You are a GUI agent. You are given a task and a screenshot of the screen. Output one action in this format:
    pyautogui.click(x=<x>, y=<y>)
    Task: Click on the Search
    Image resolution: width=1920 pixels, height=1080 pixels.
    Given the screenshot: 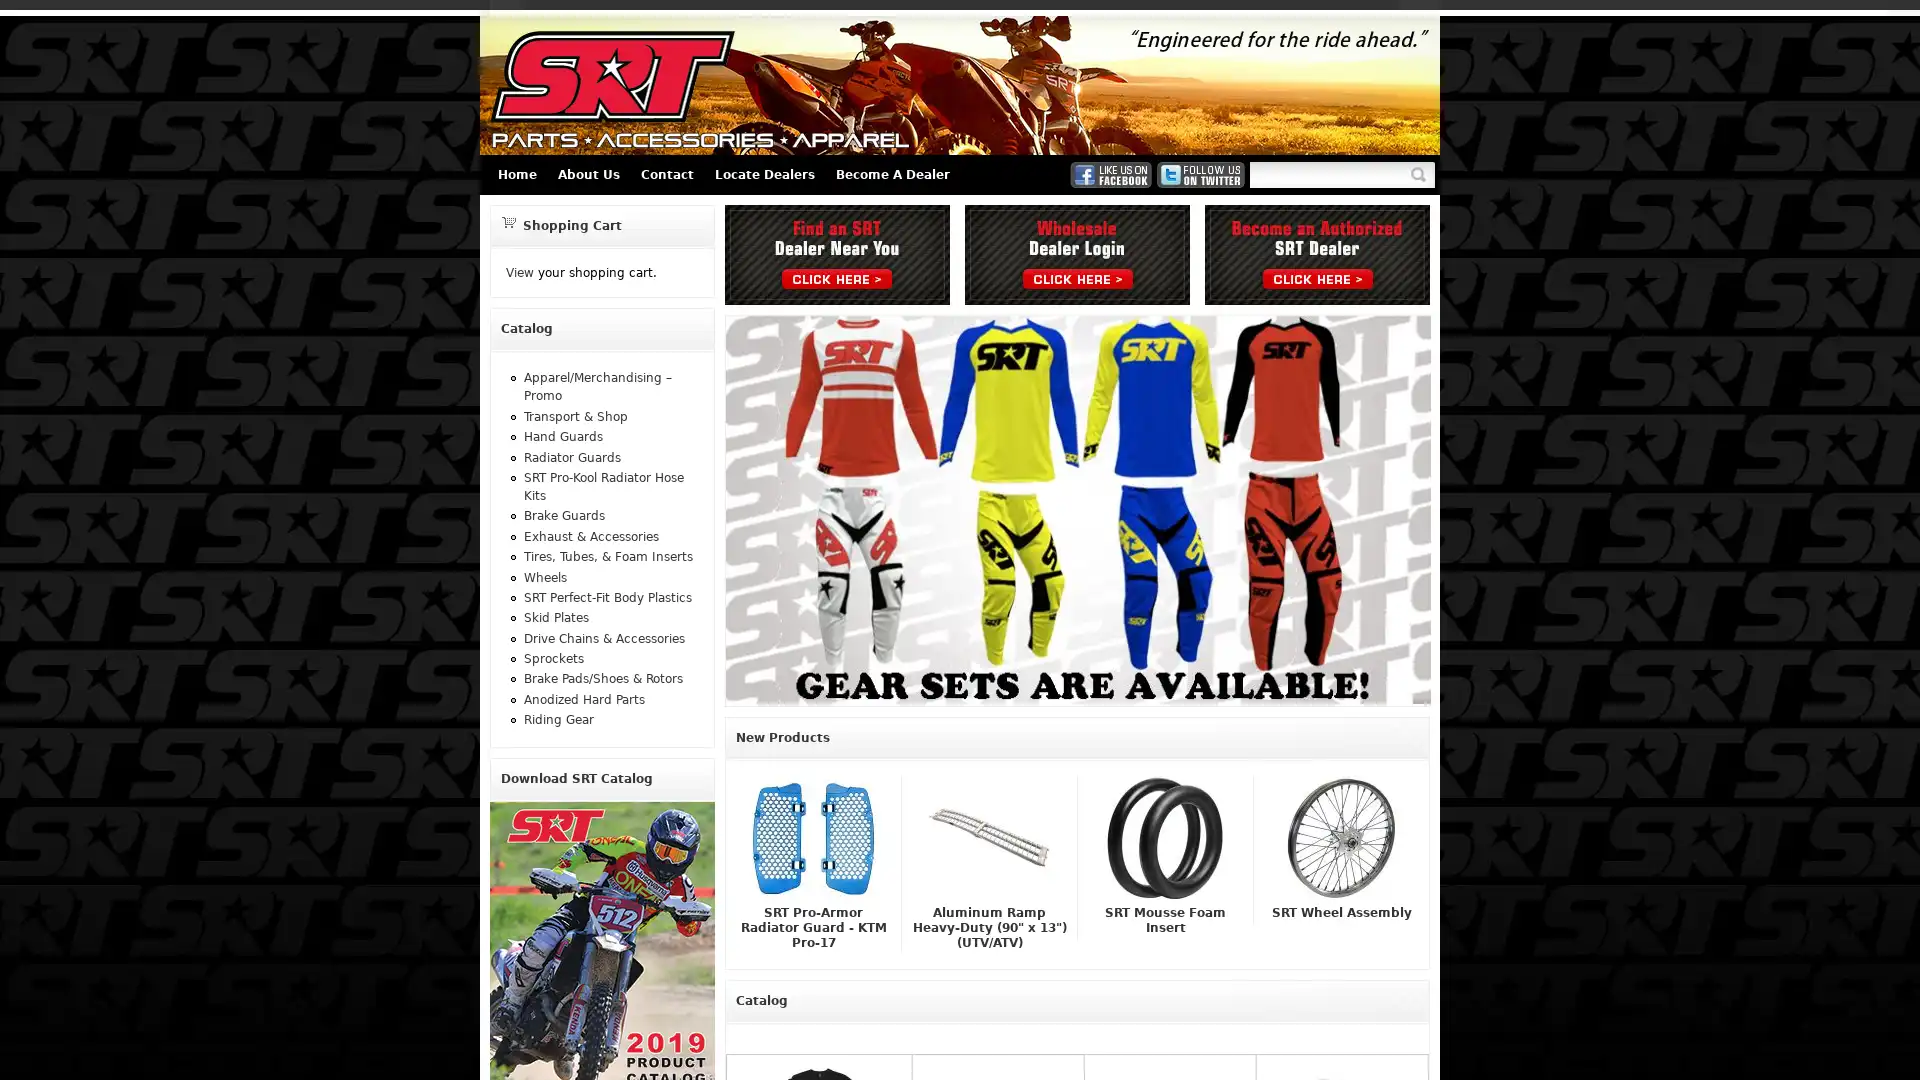 What is the action you would take?
    pyautogui.click(x=1421, y=173)
    